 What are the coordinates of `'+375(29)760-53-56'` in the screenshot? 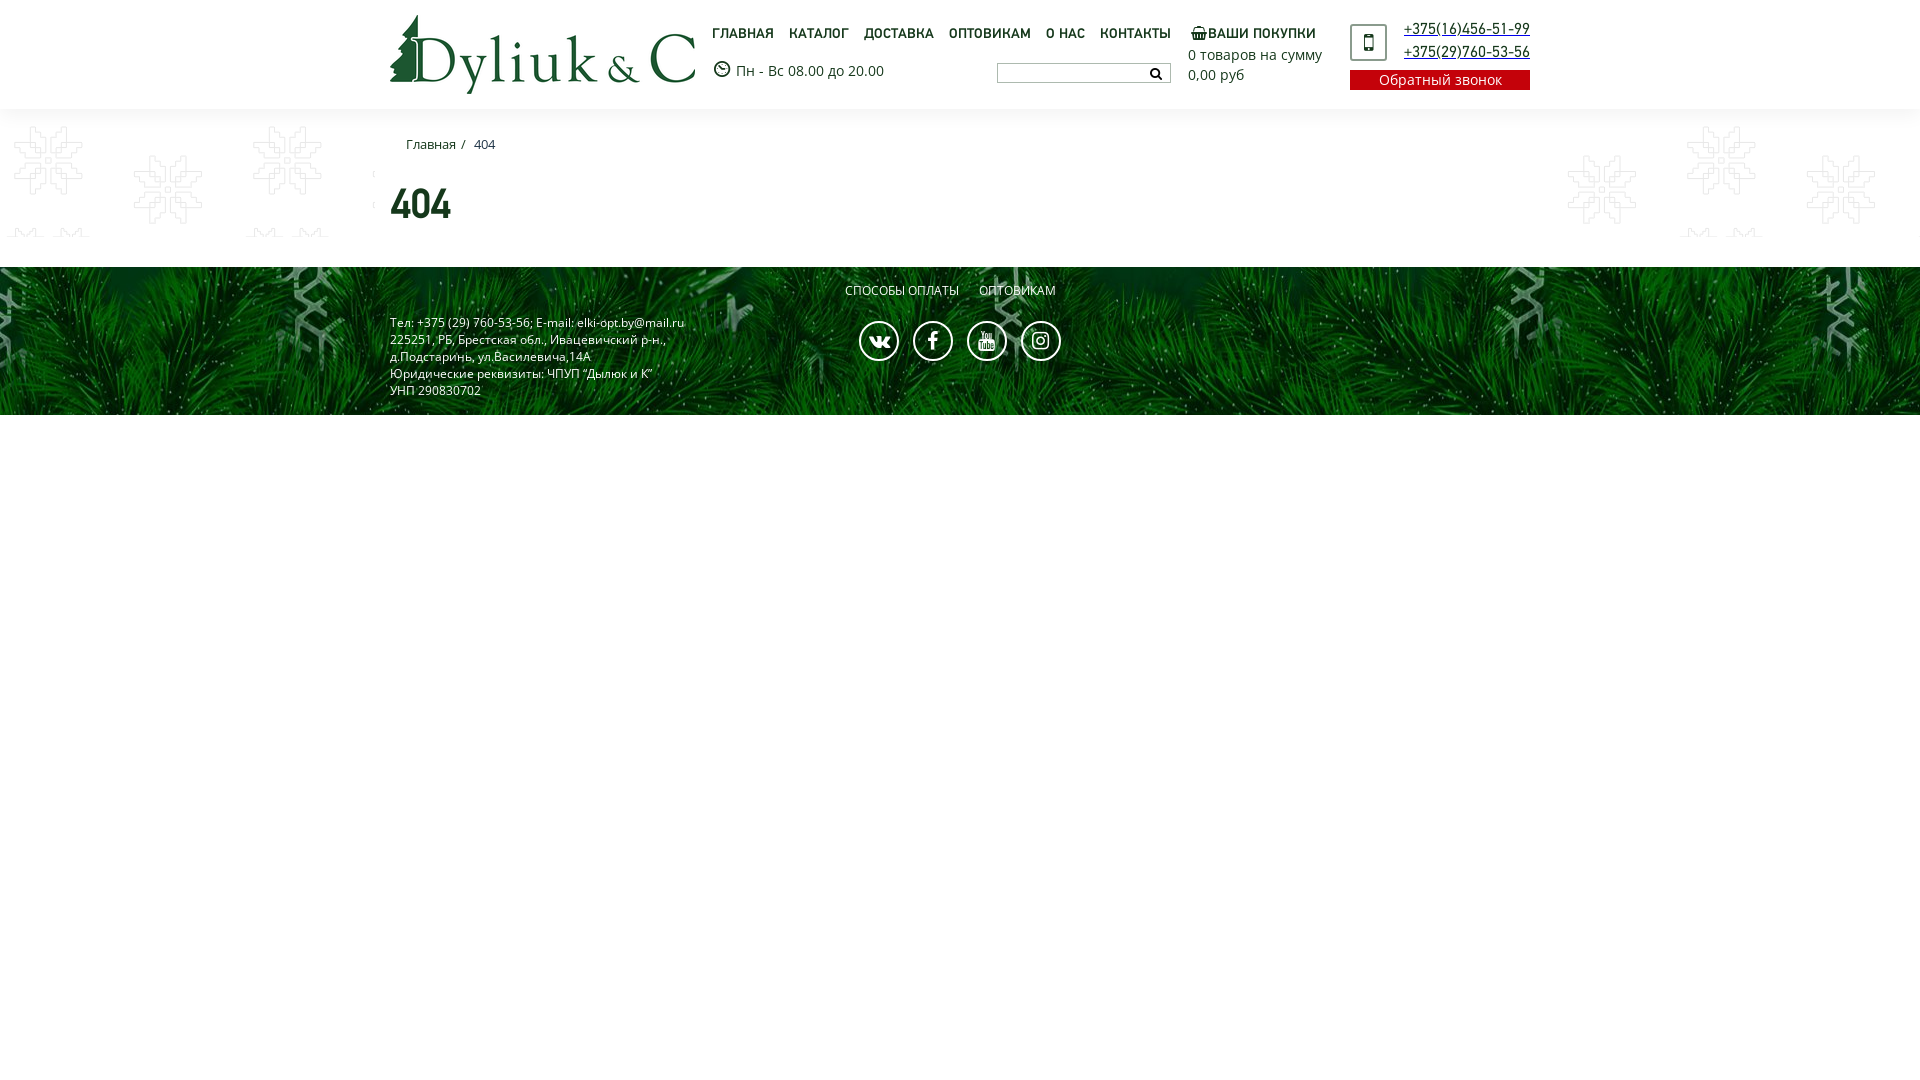 It's located at (1467, 52).